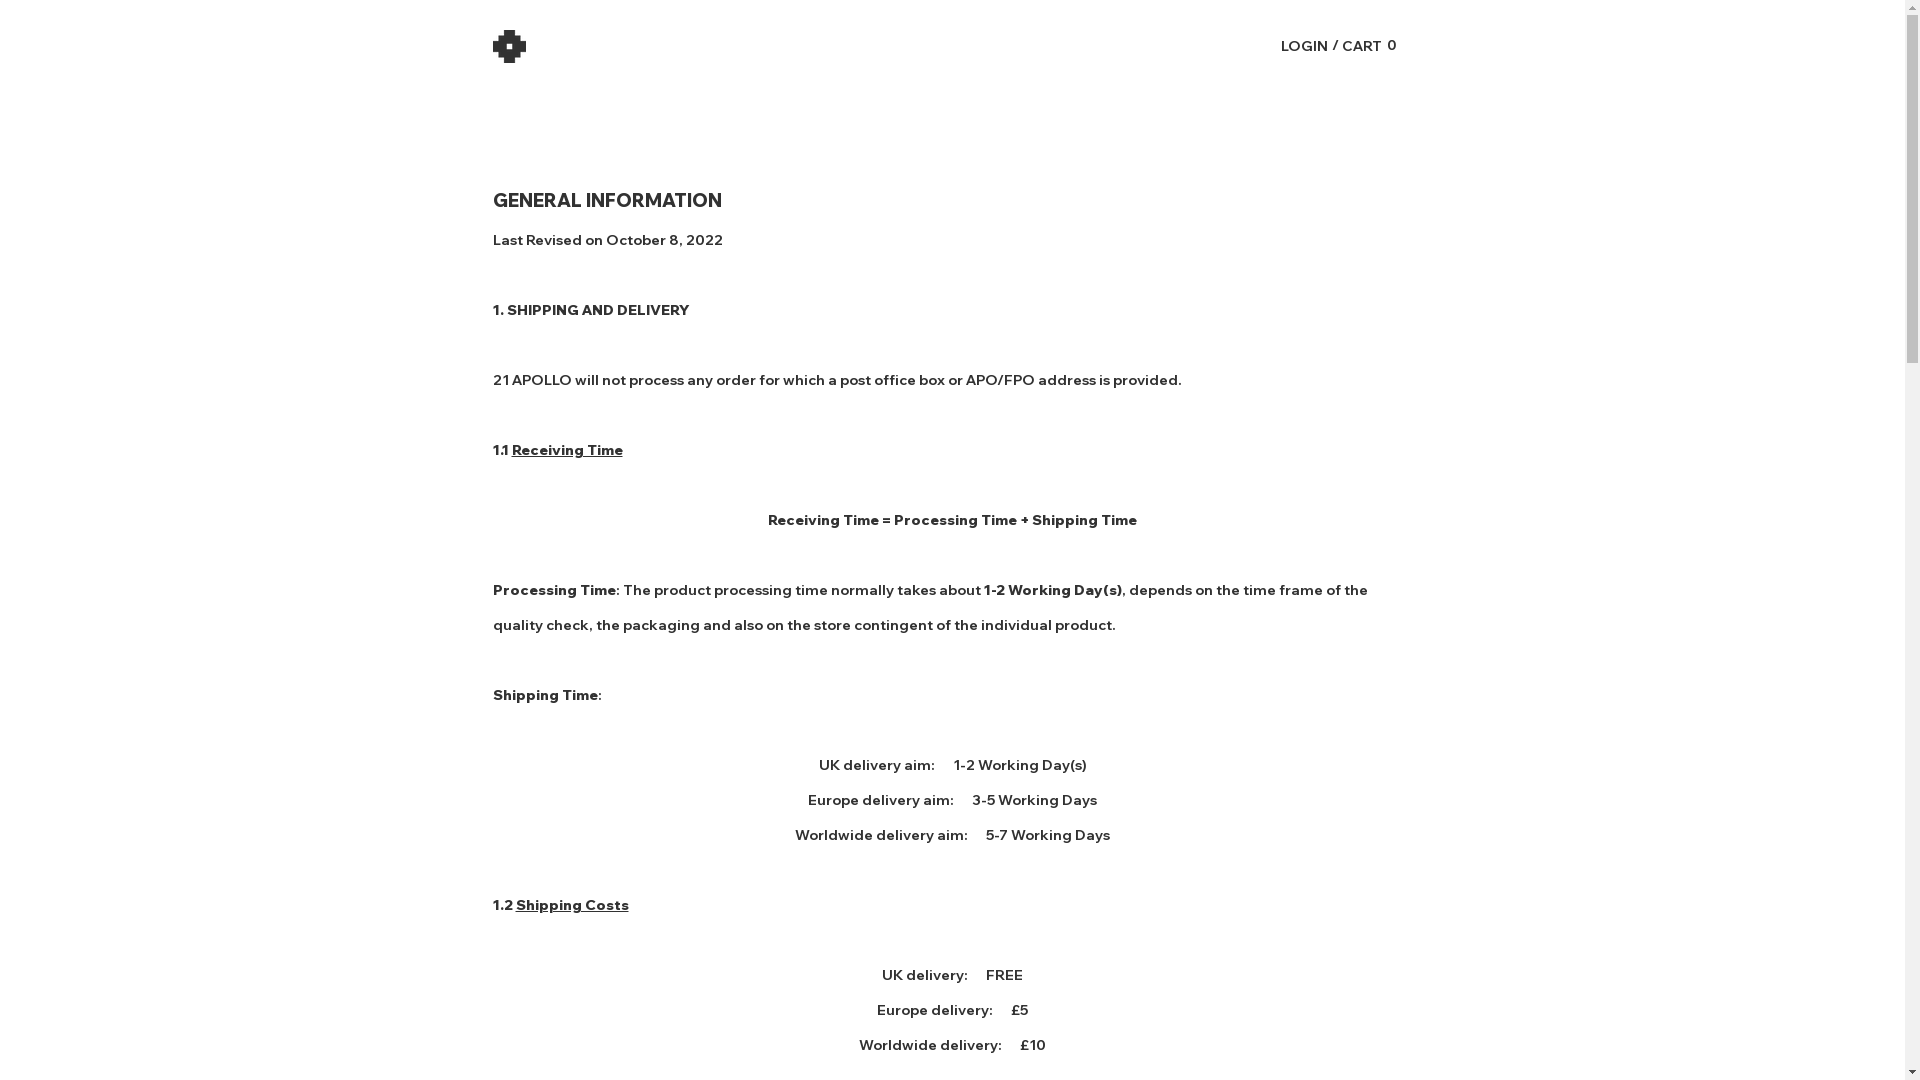  What do you see at coordinates (1303, 45) in the screenshot?
I see `'LOGIN'` at bounding box center [1303, 45].